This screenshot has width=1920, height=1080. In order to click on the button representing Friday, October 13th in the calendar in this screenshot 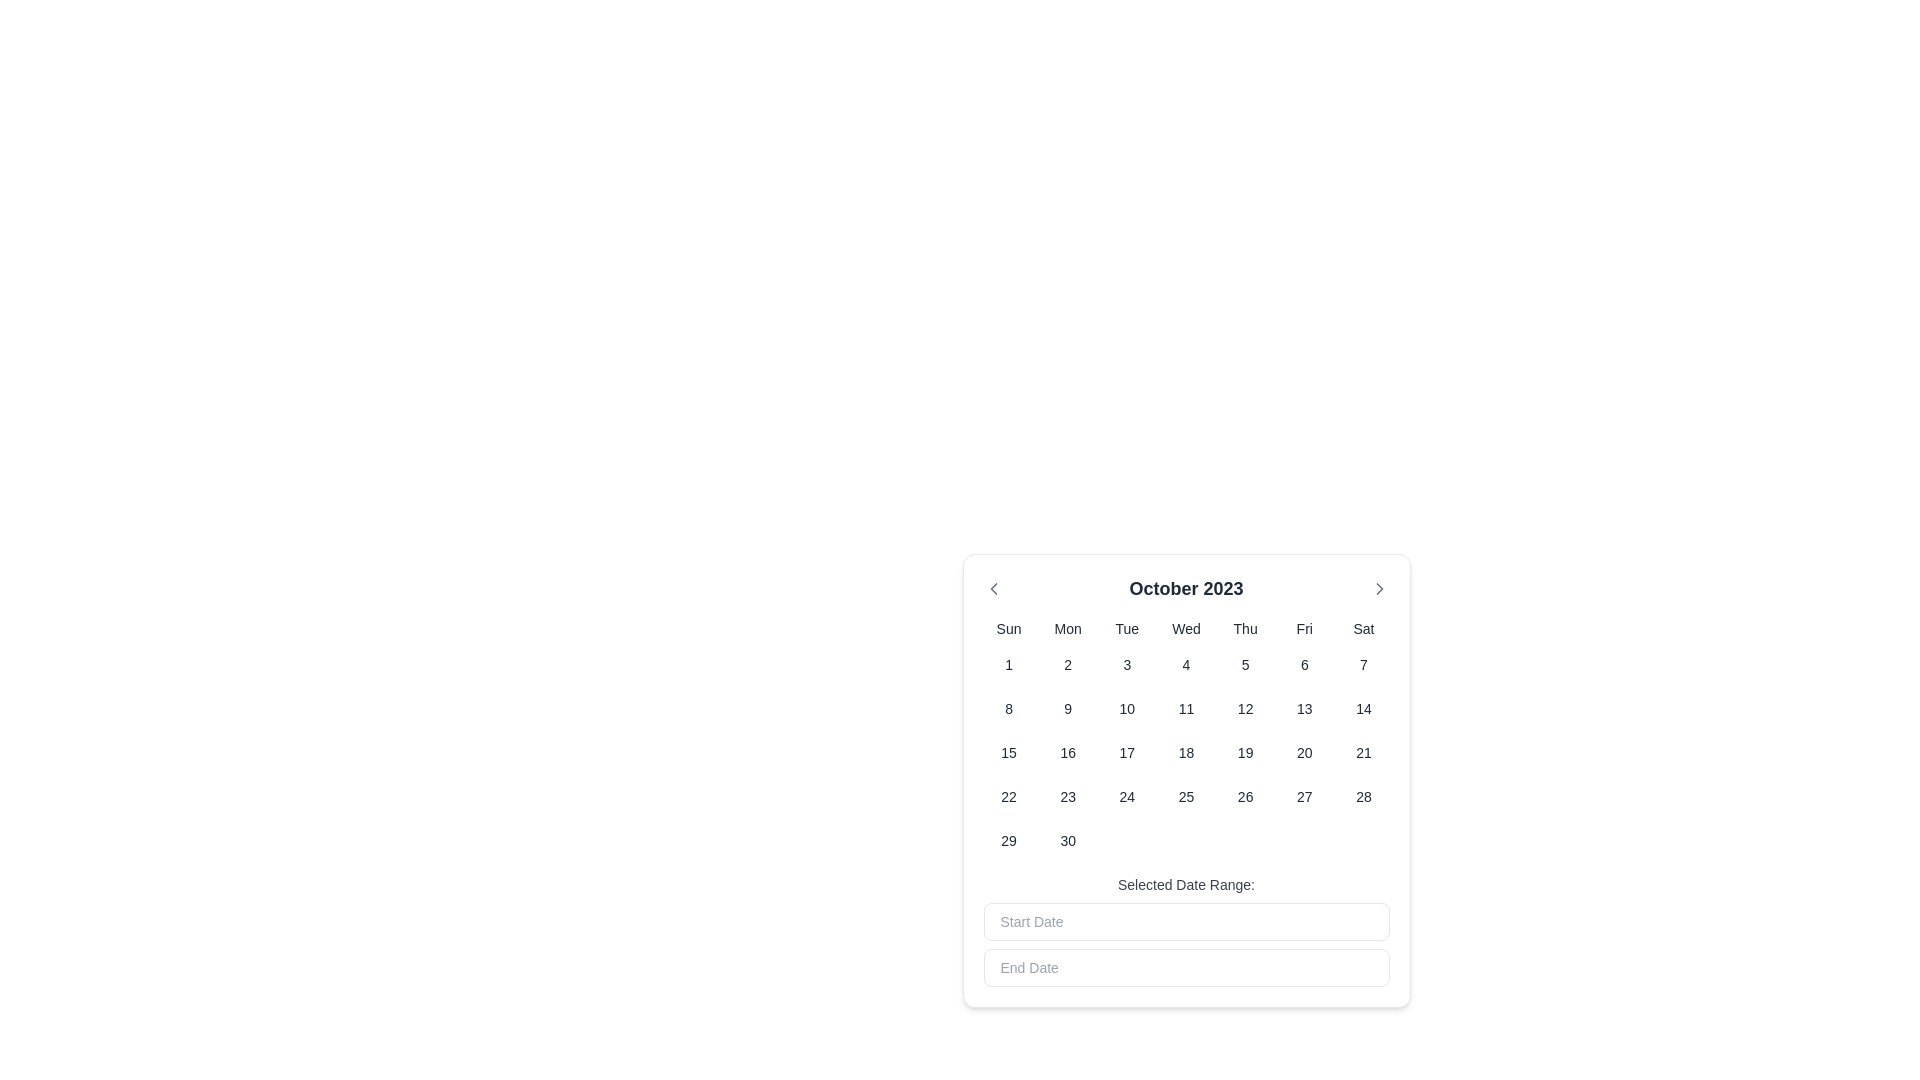, I will do `click(1304, 708)`.